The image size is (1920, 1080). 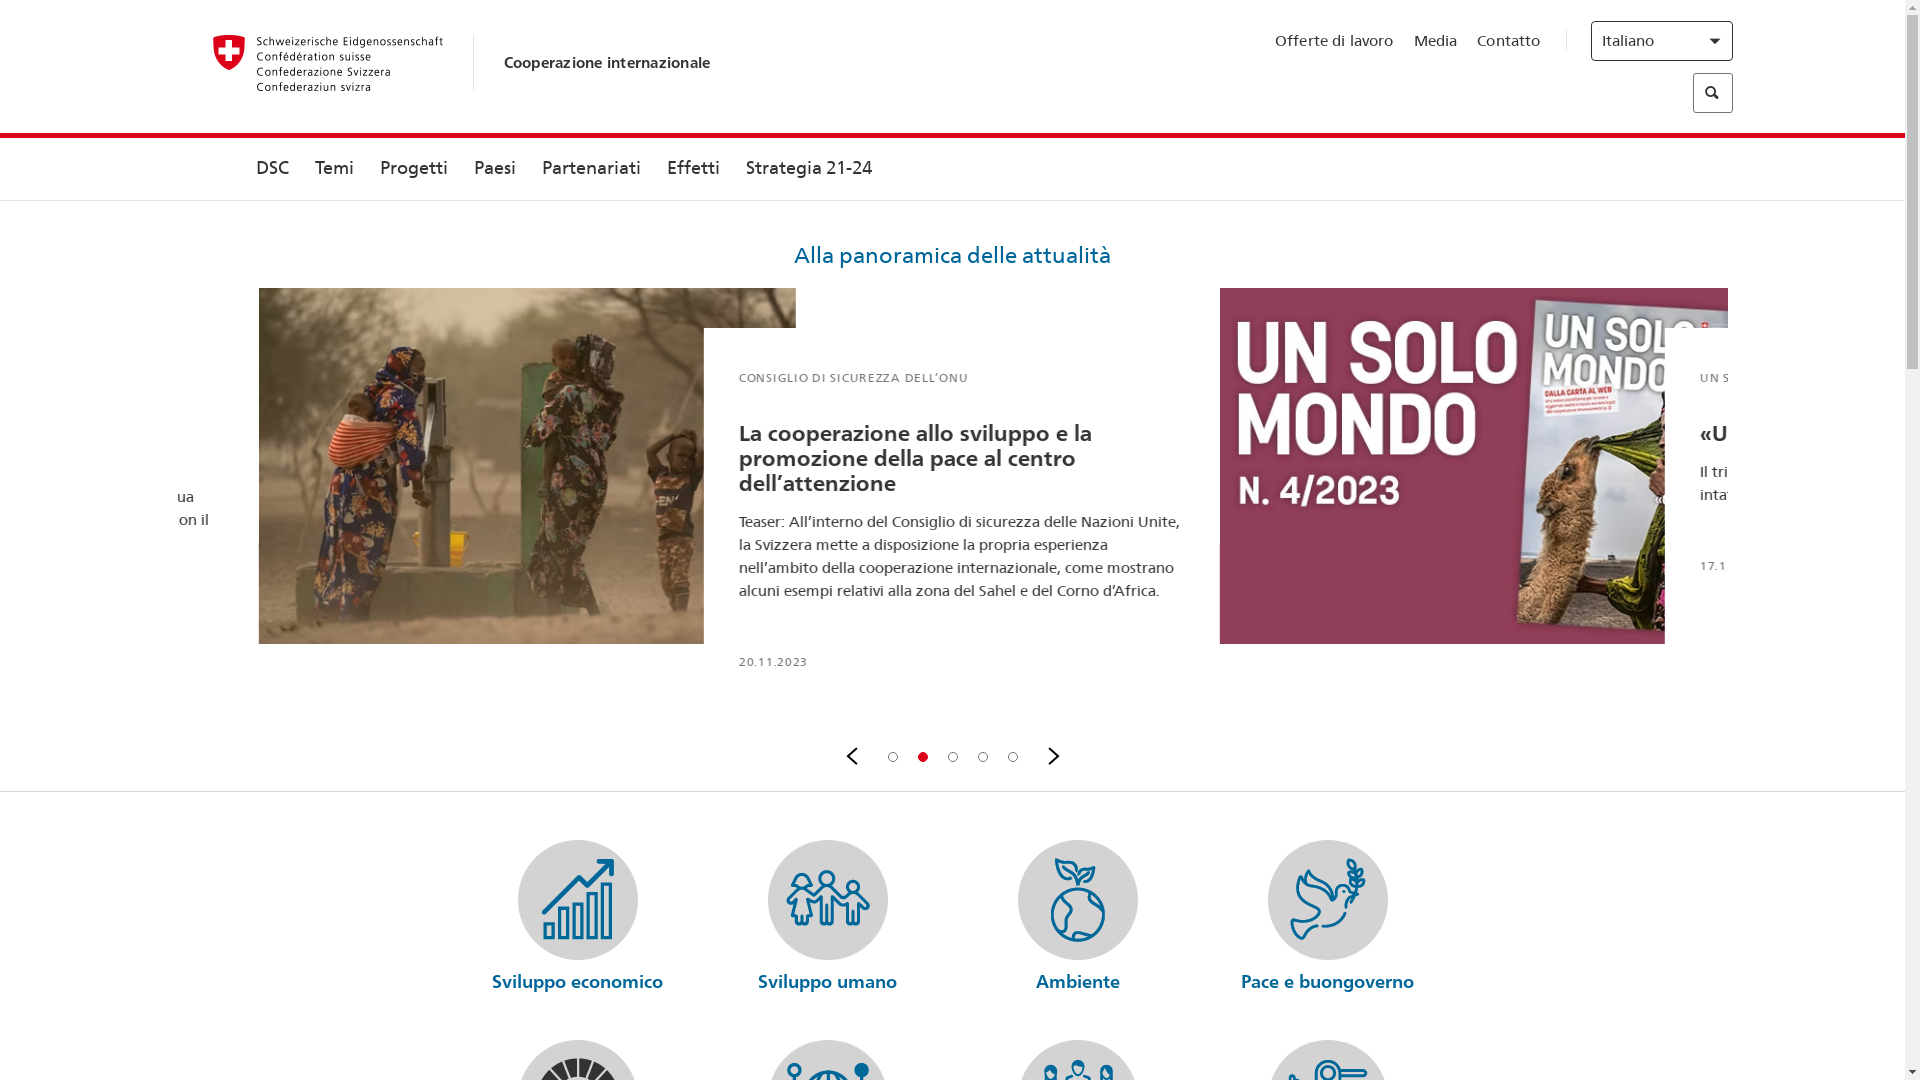 I want to click on 'Contatto', so click(x=1508, y=41).